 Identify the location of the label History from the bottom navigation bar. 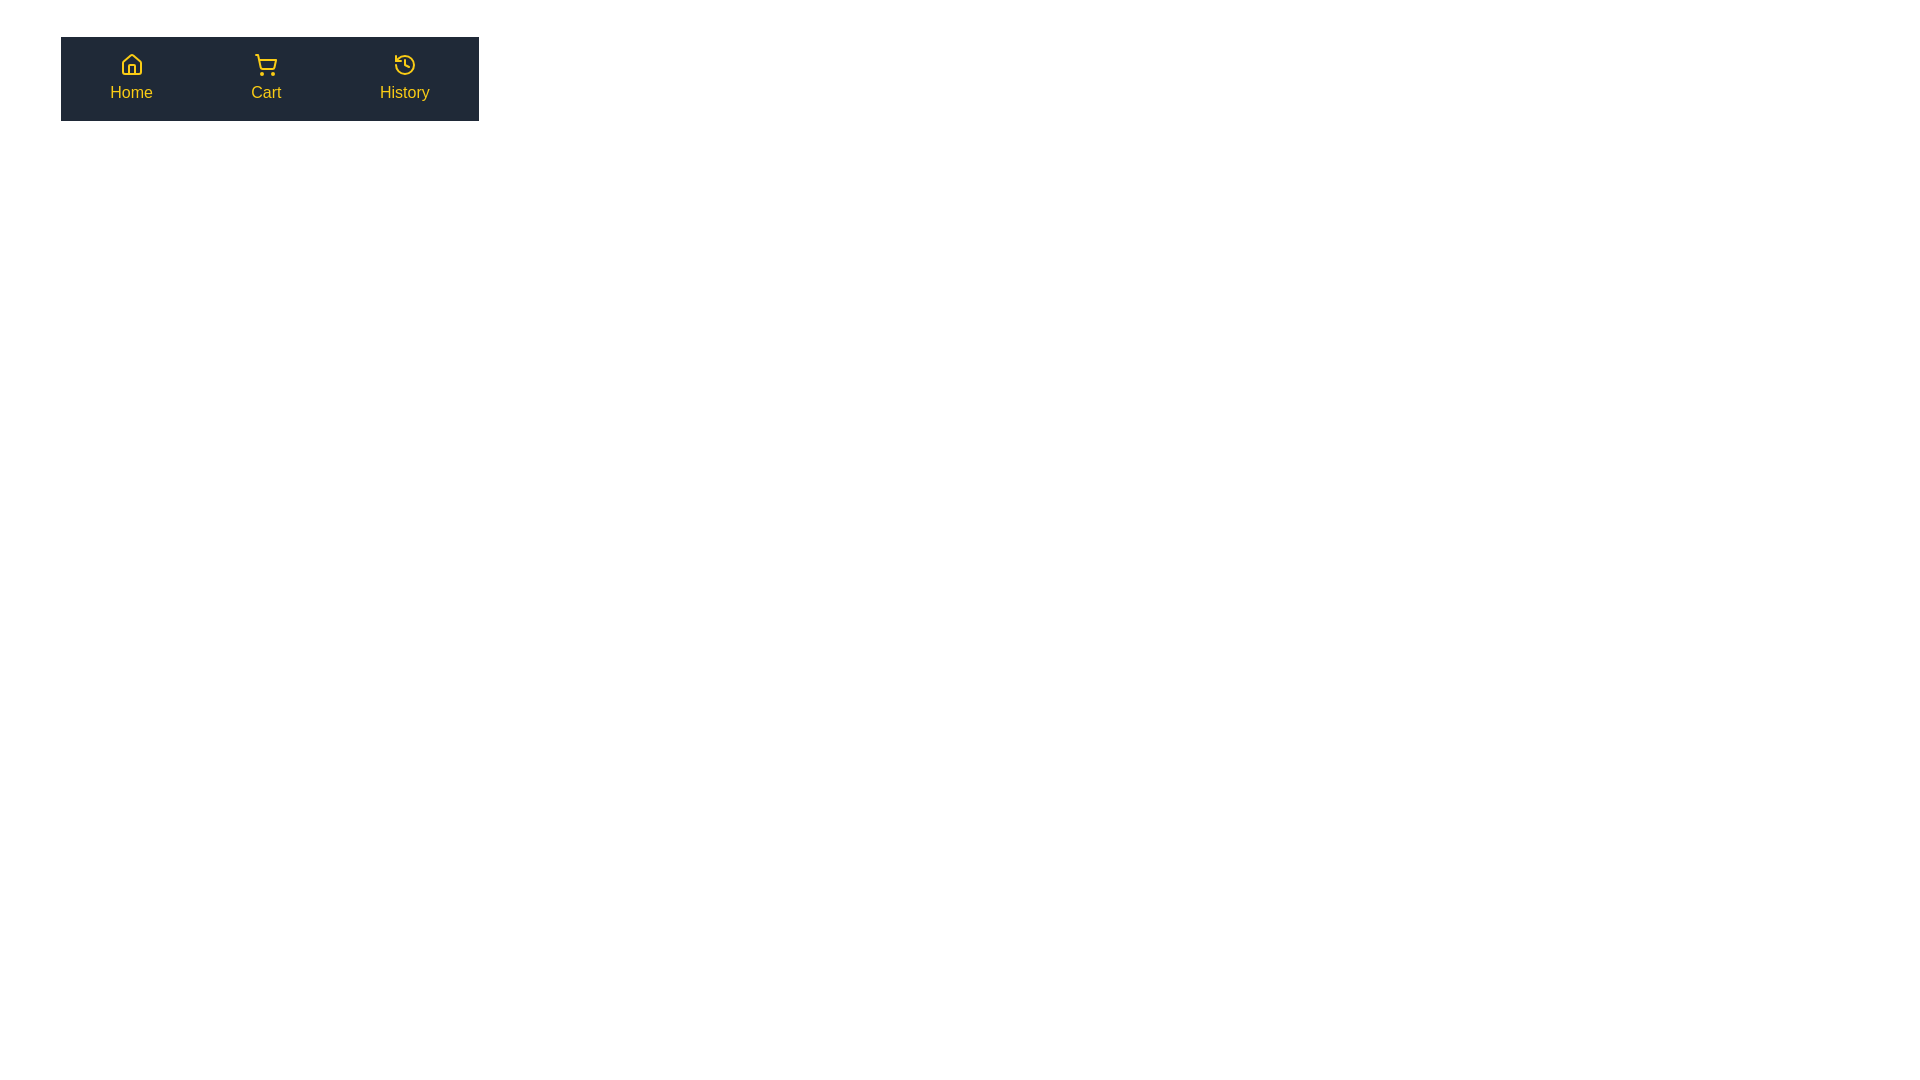
(403, 92).